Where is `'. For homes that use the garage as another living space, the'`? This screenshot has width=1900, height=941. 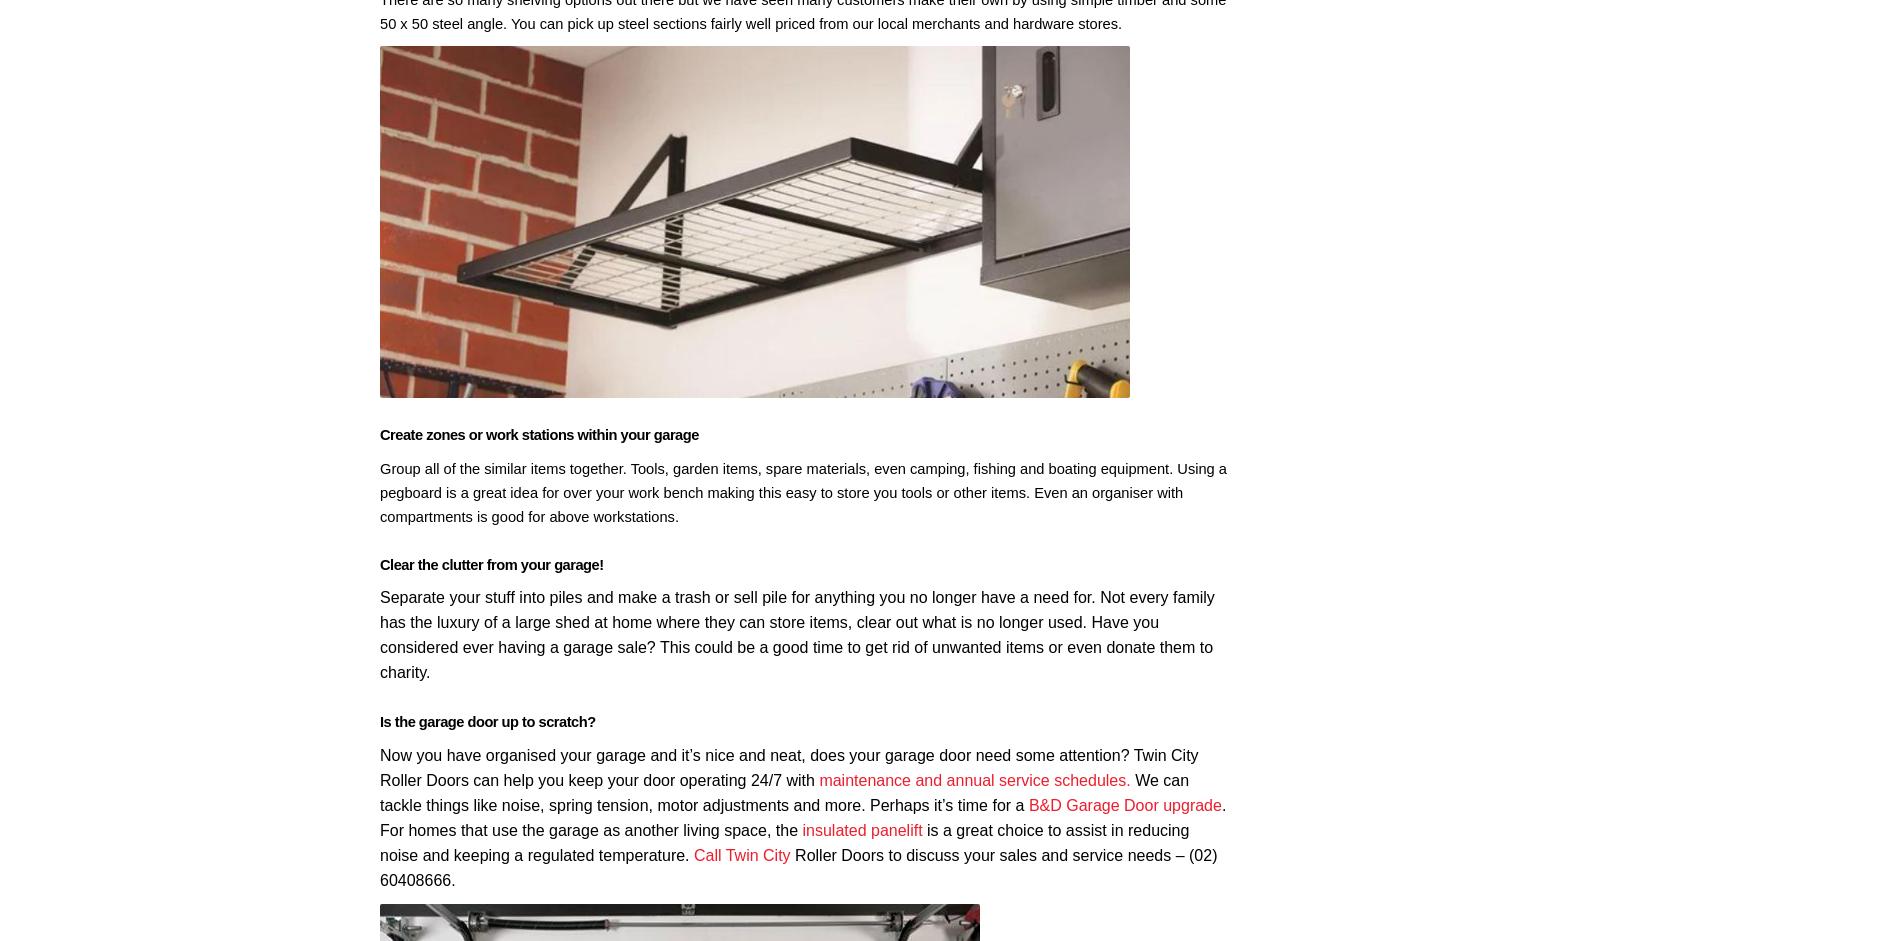 '. For homes that use the garage as another living space, the' is located at coordinates (801, 817).